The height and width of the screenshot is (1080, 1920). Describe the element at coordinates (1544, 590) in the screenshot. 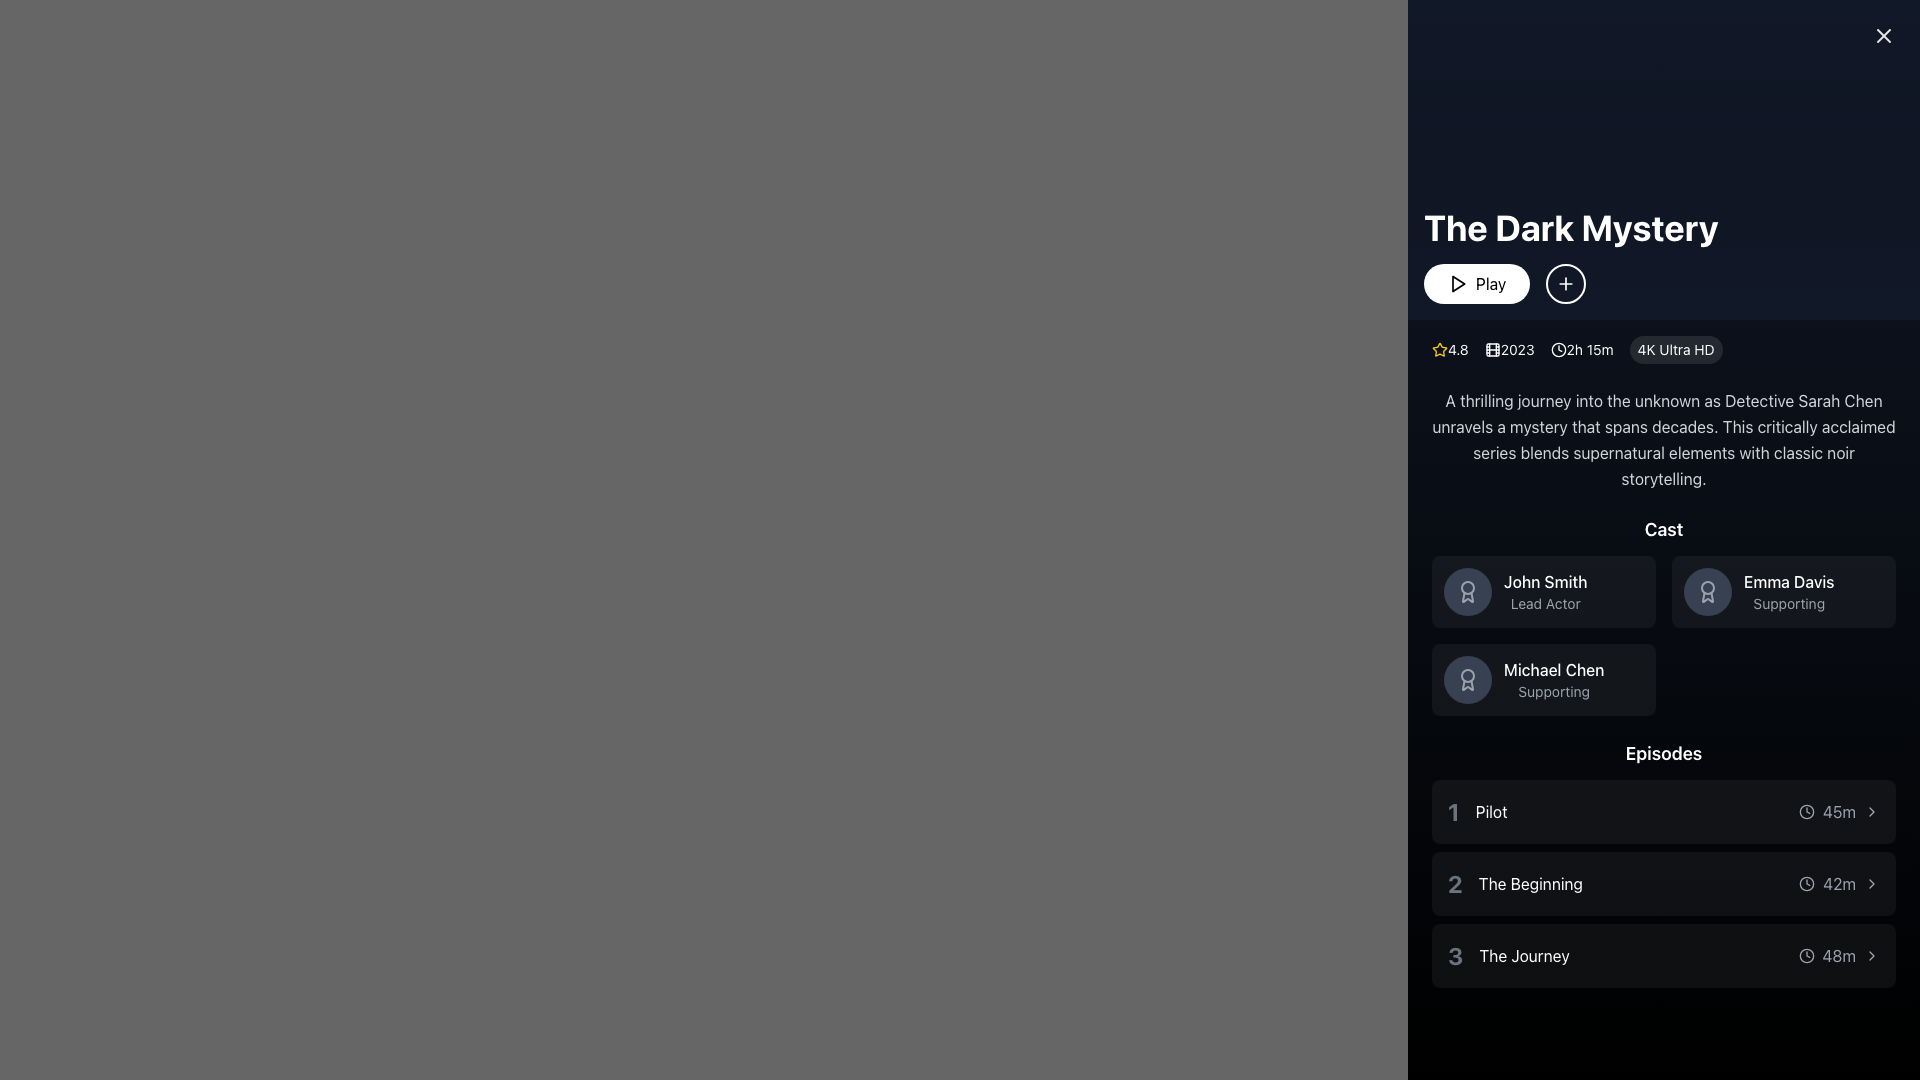

I see `the Text and informational label displaying 'John Smith' and 'Lead Actor' in the 'Cast' section of the interface, located in the first position of the grid layout` at that location.